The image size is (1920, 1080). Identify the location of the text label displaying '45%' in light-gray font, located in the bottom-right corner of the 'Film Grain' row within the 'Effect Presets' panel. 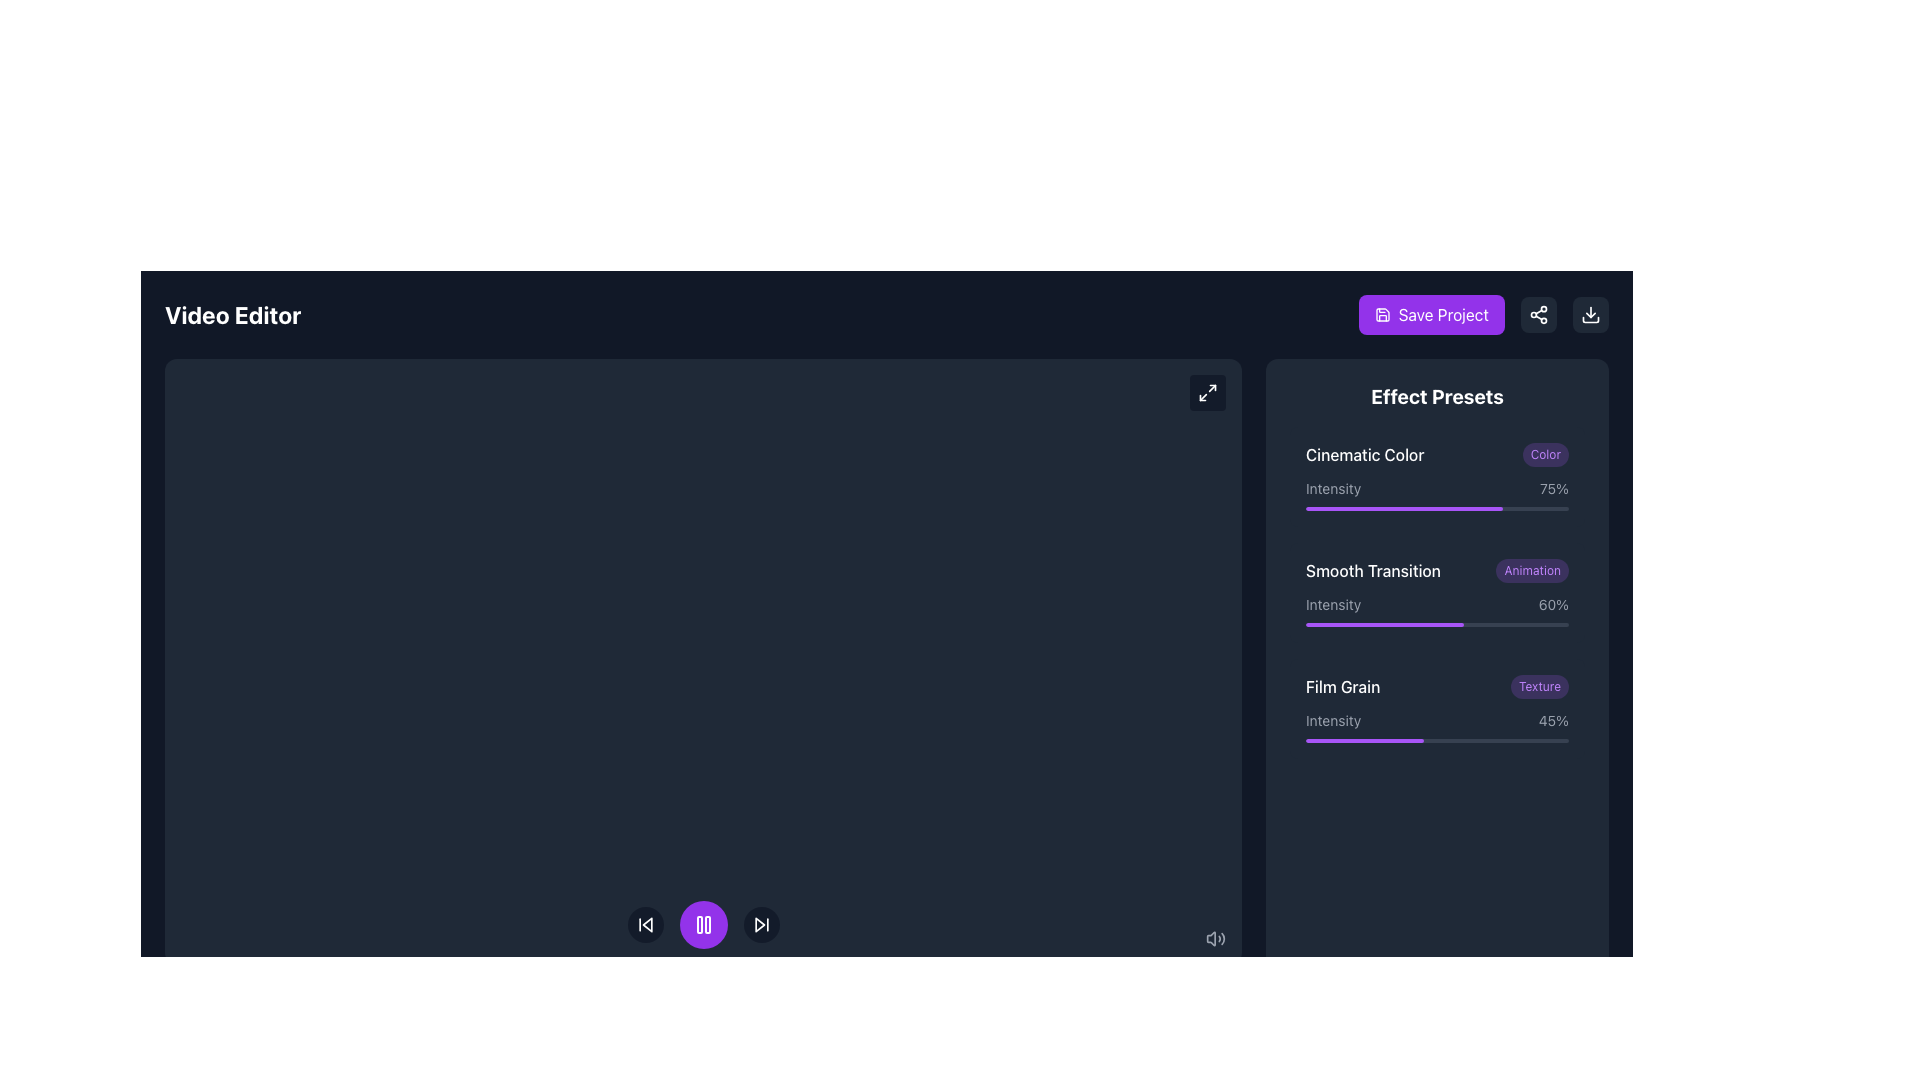
(1552, 721).